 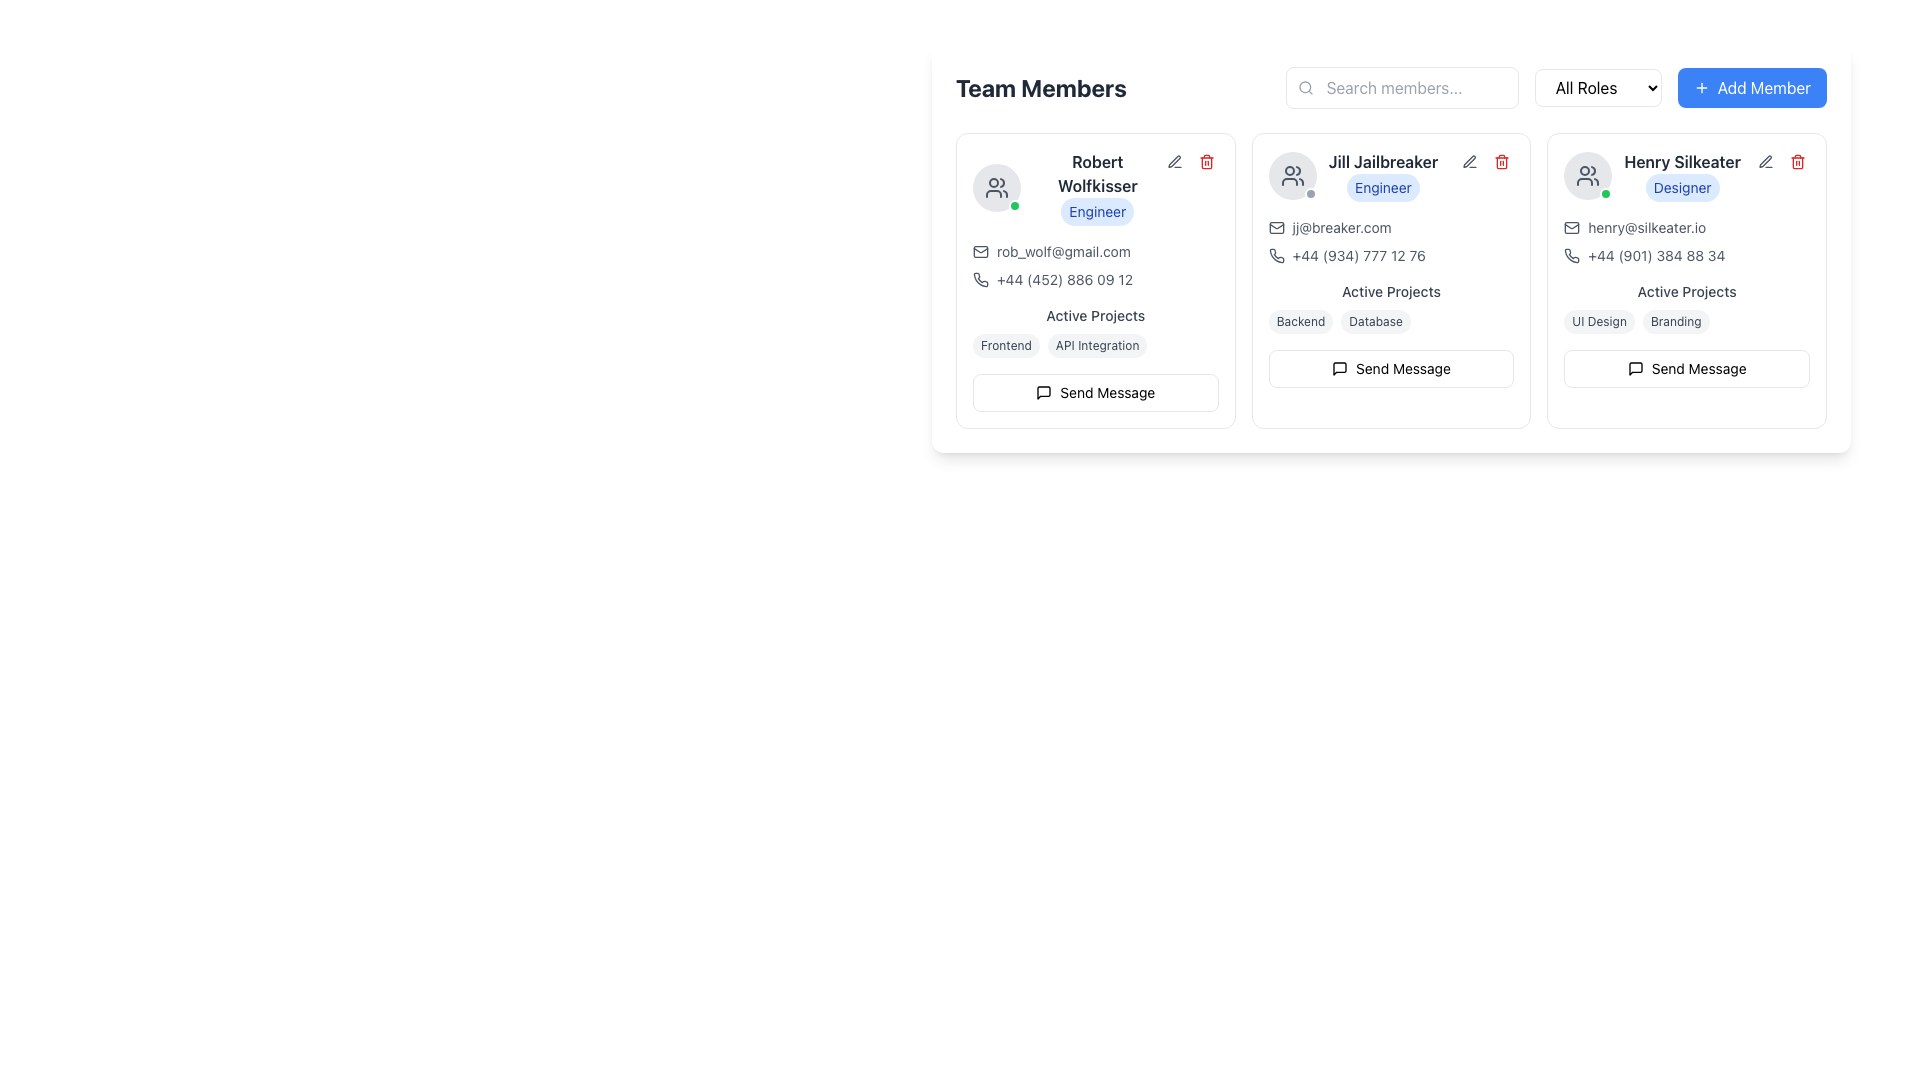 What do you see at coordinates (1096, 188) in the screenshot?
I see `the Text Display with Role Badge of the team member, located` at bounding box center [1096, 188].